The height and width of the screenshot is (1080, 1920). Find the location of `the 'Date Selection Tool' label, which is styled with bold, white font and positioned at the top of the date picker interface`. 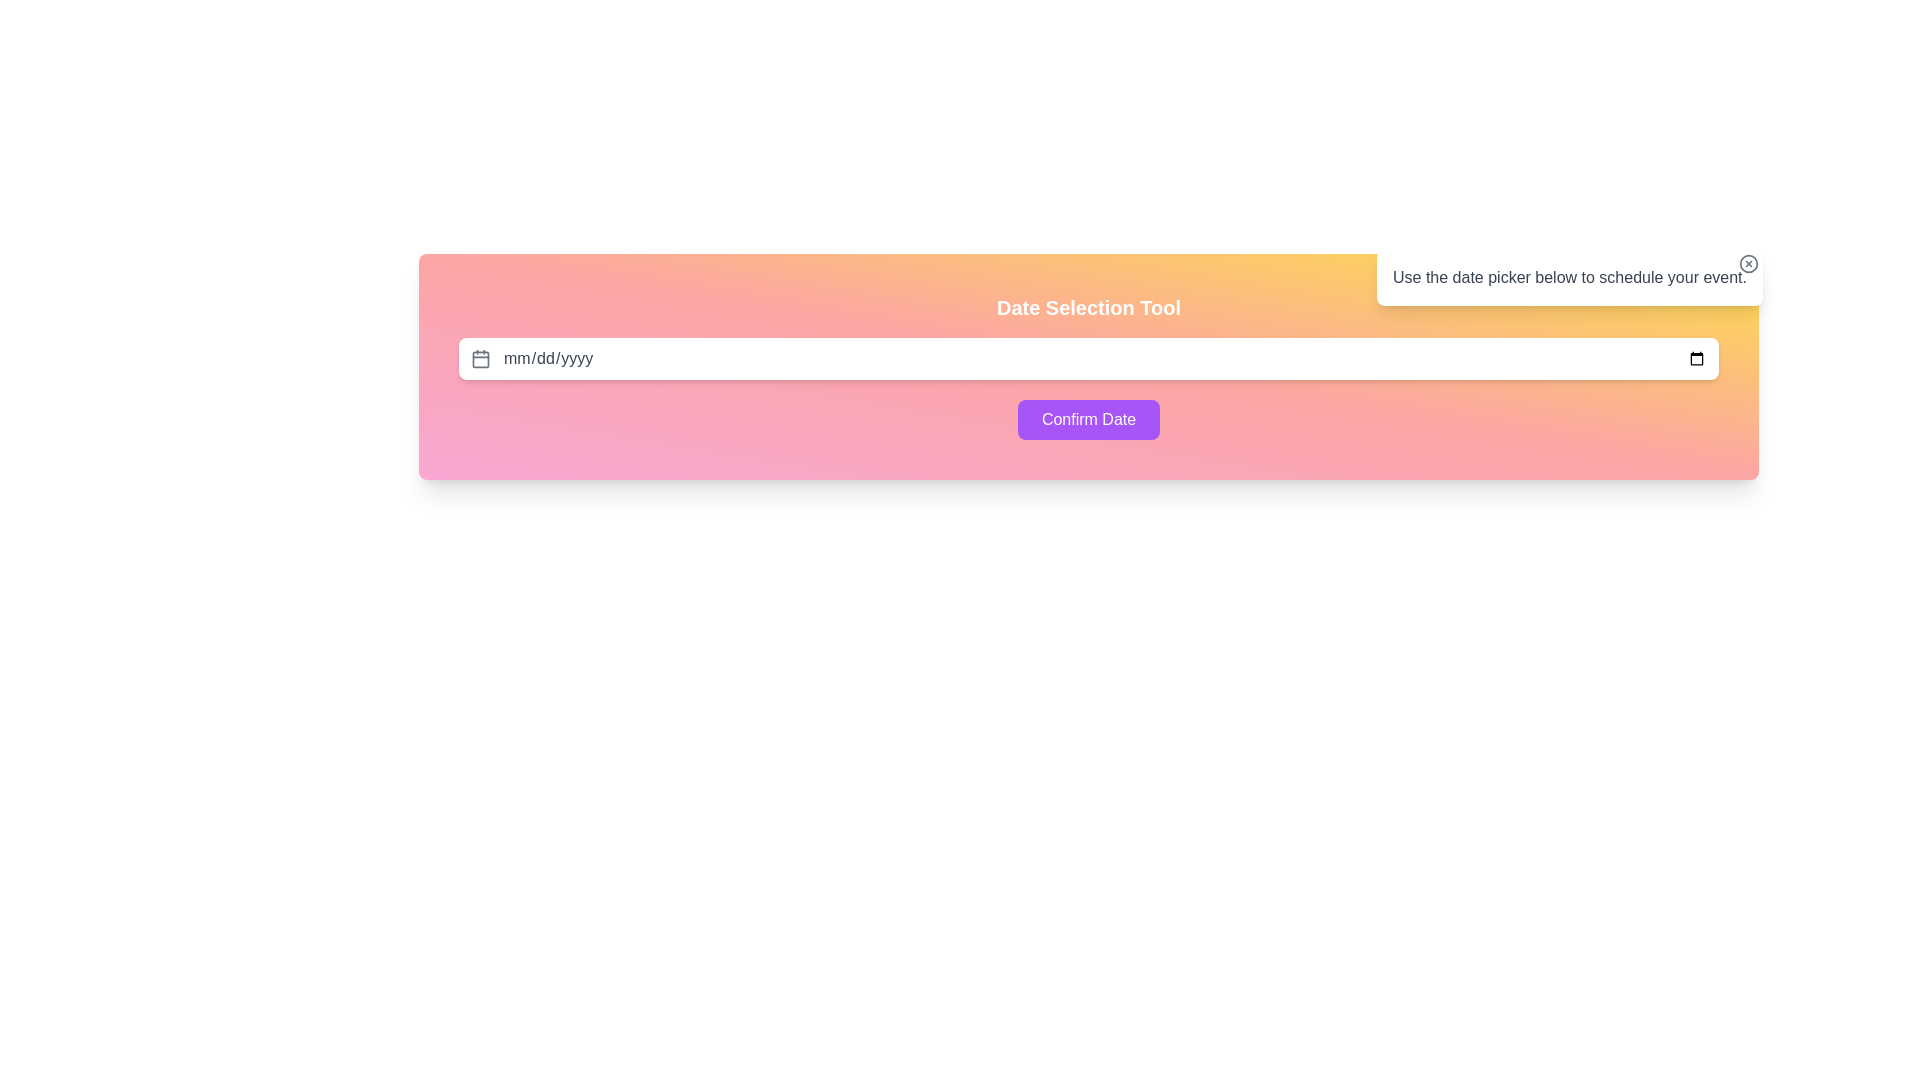

the 'Date Selection Tool' label, which is styled with bold, white font and positioned at the top of the date picker interface is located at coordinates (1088, 308).